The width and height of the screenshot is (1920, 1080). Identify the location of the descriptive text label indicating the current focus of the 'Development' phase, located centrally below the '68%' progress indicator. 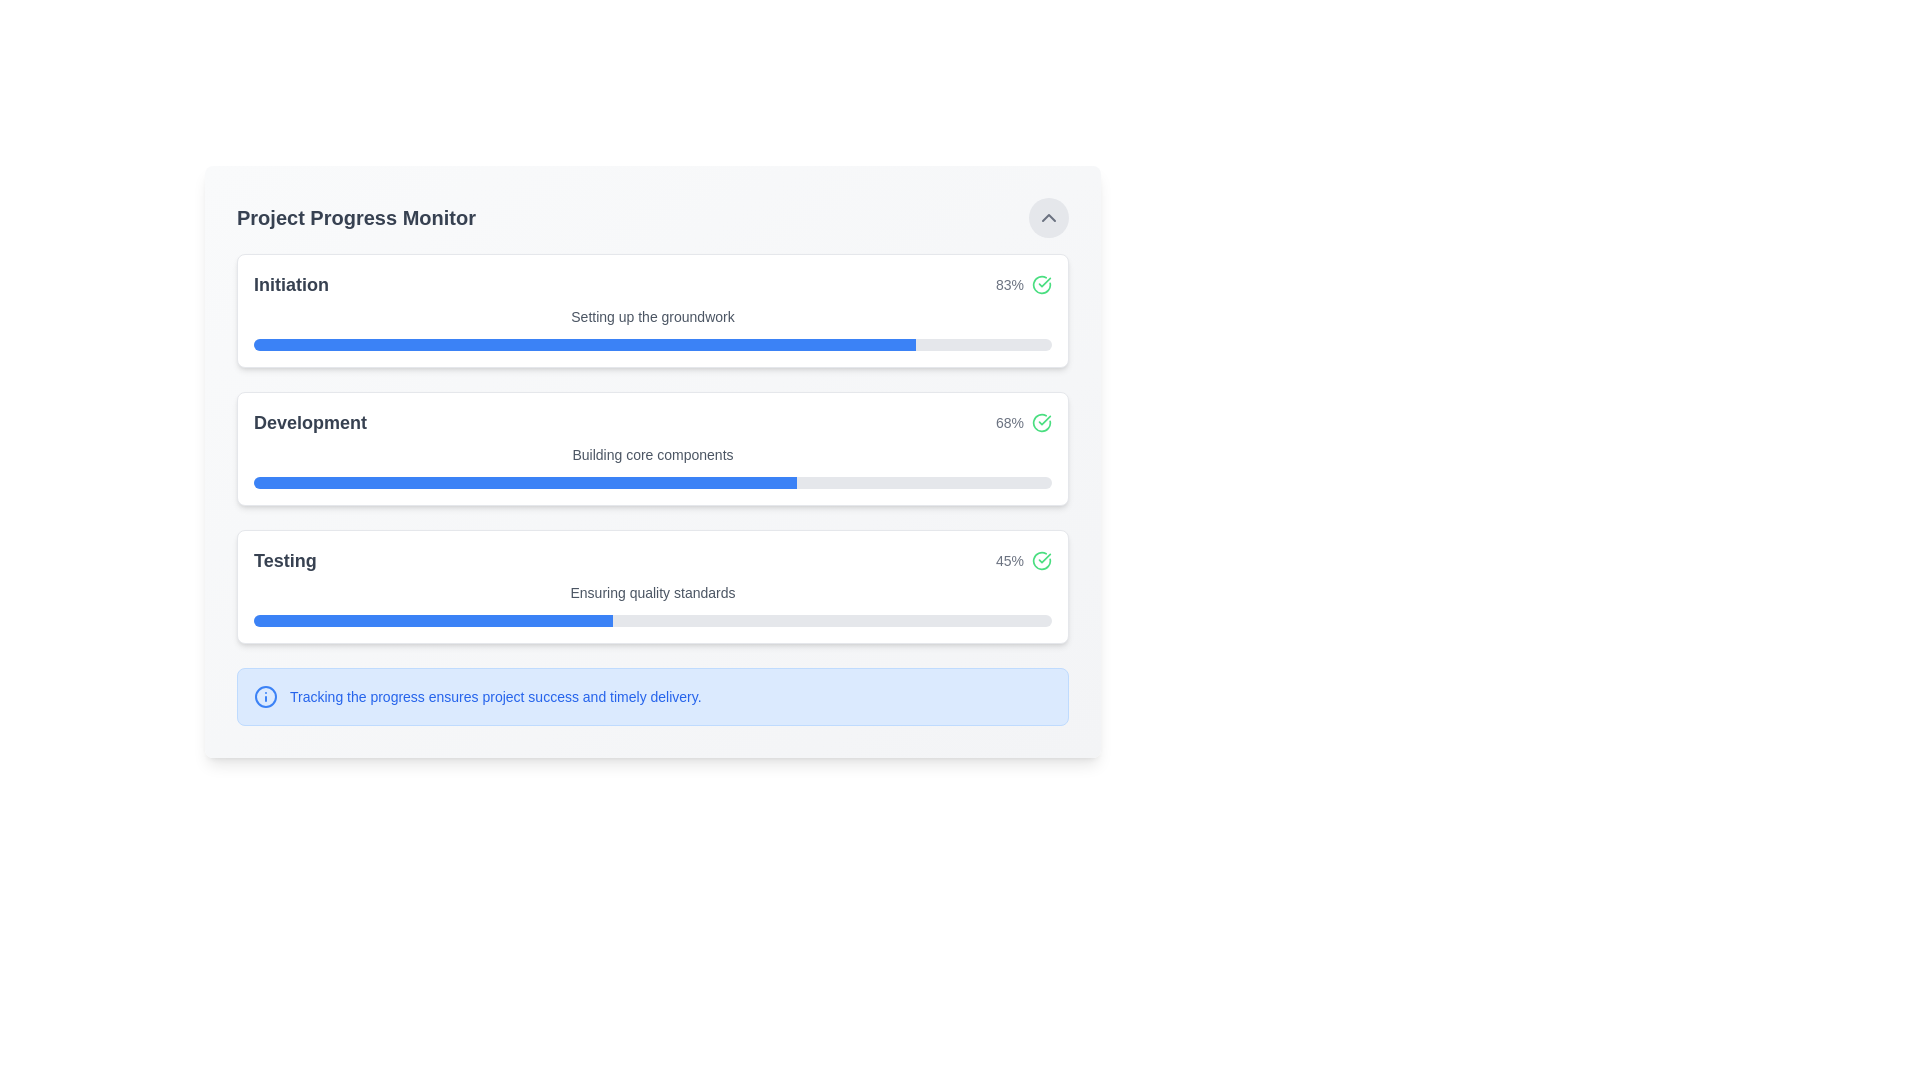
(652, 455).